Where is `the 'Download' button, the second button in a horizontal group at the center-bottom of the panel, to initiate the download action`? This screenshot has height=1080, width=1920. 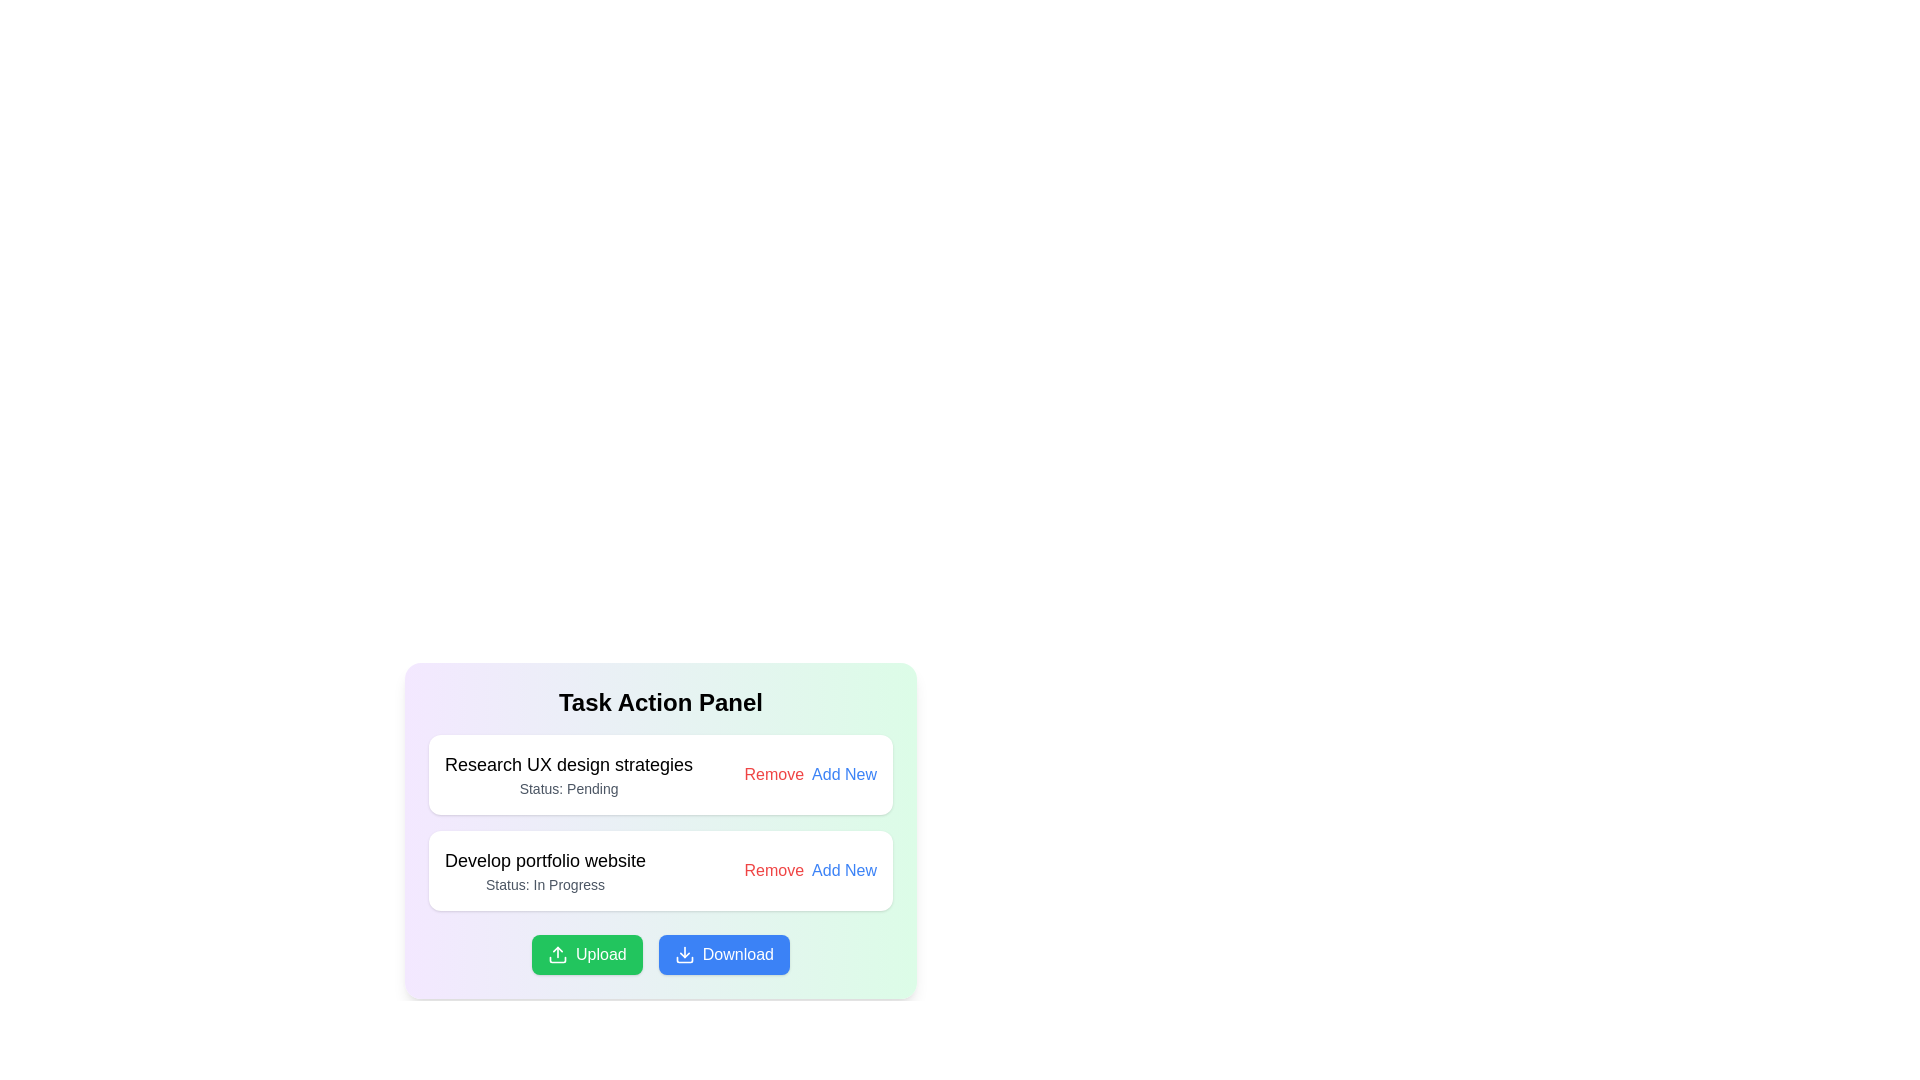
the 'Download' button, the second button in a horizontal group at the center-bottom of the panel, to initiate the download action is located at coordinates (723, 954).